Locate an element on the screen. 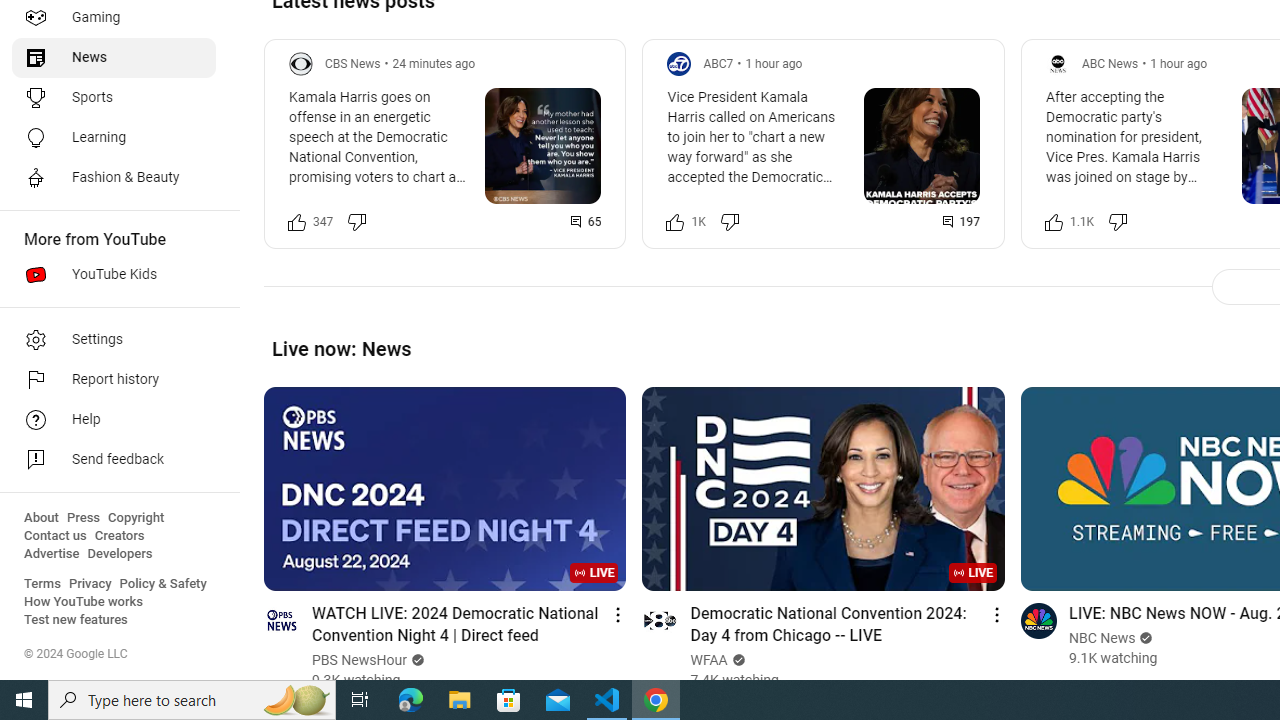 The height and width of the screenshot is (720, 1280). 'WFAA' is located at coordinates (709, 660).